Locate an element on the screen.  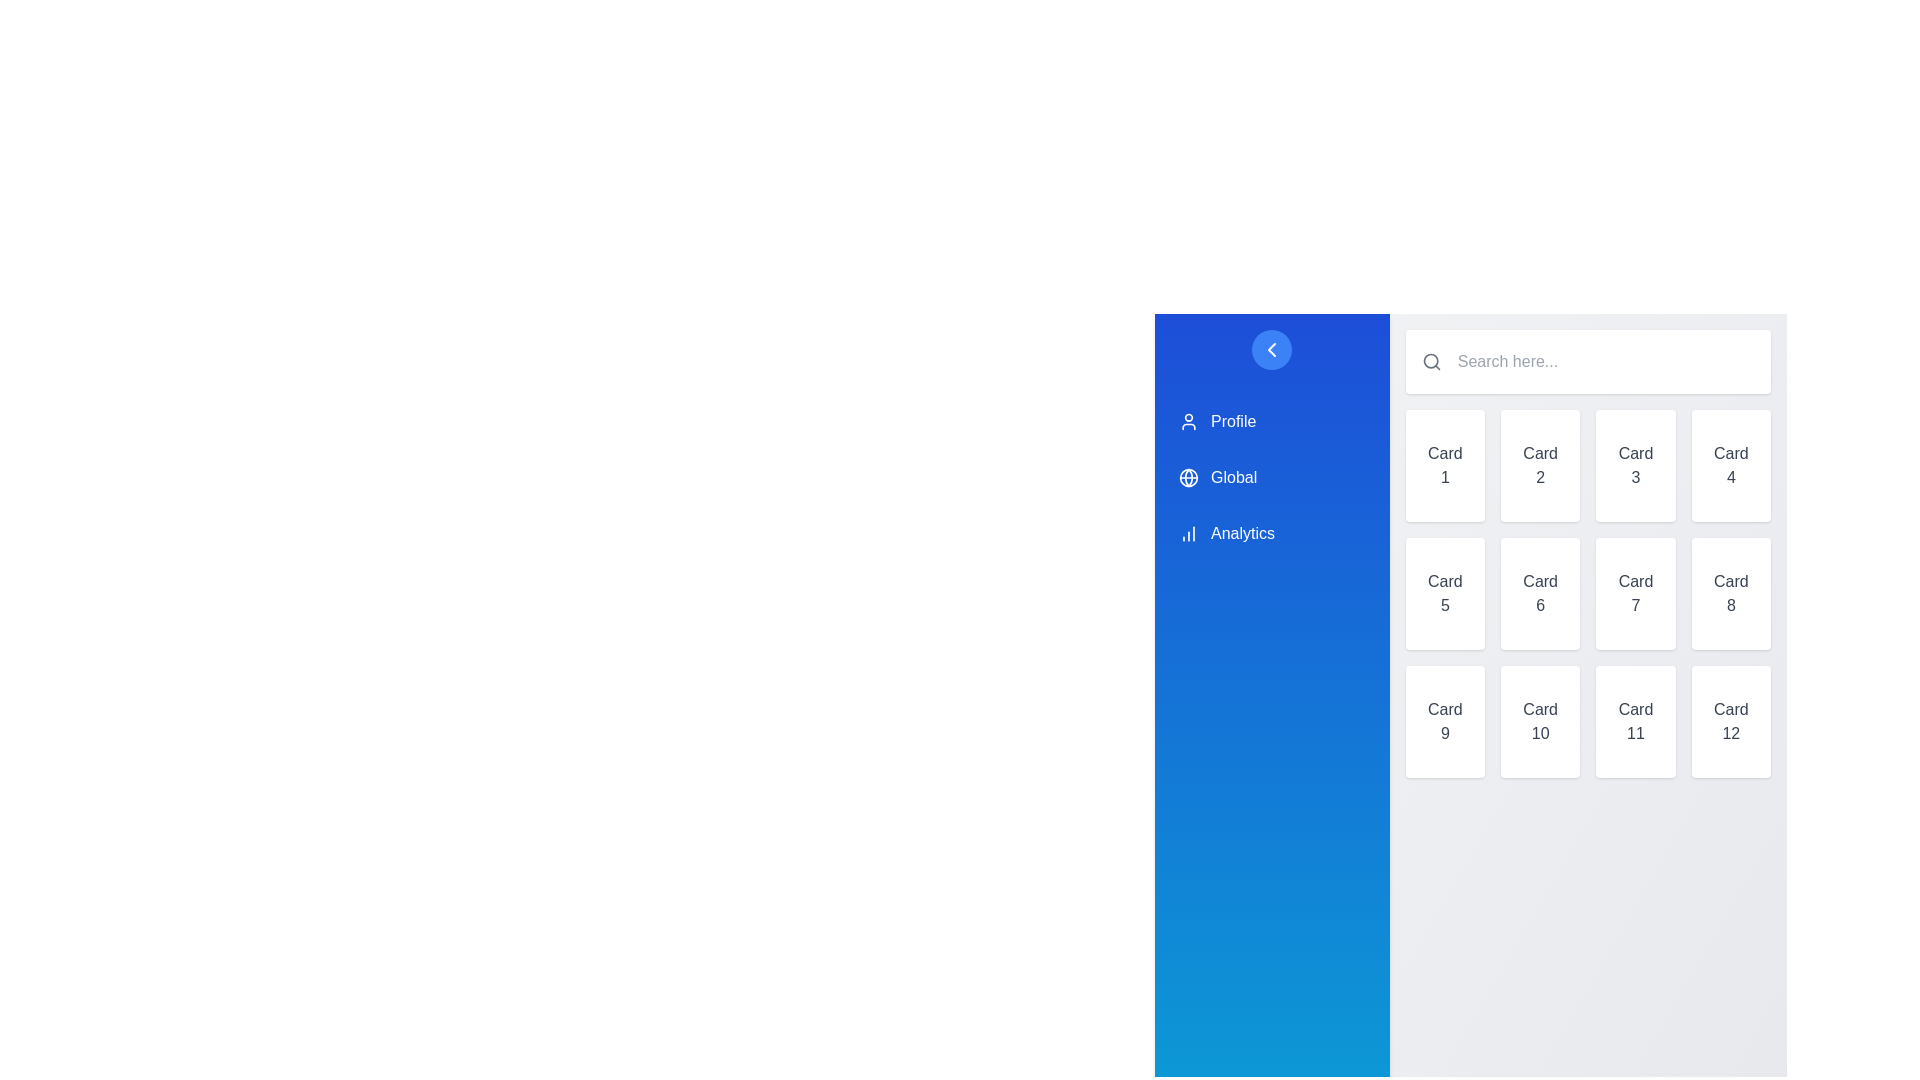
the search bar and type 'query' is located at coordinates (1602, 362).